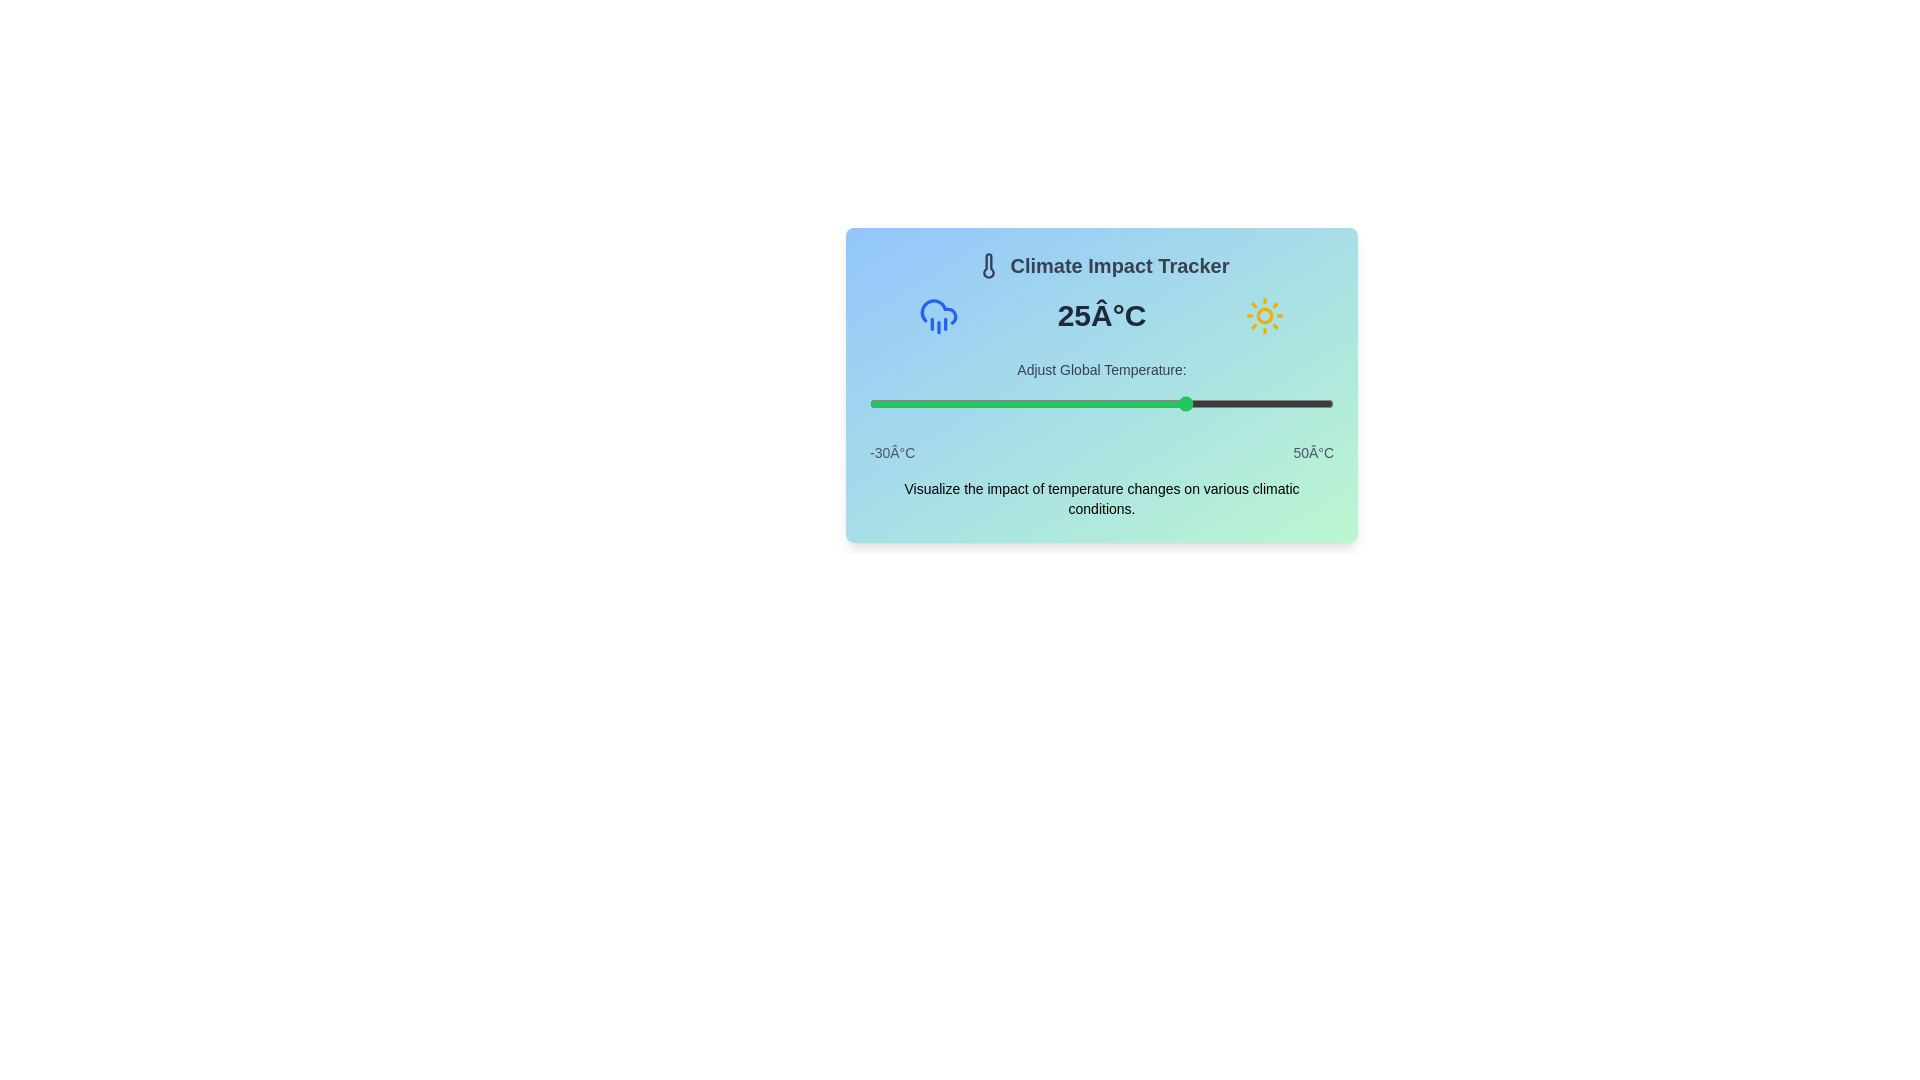 The image size is (1920, 1080). I want to click on the temperature slider to set the temperature to 44°C, so click(1299, 404).